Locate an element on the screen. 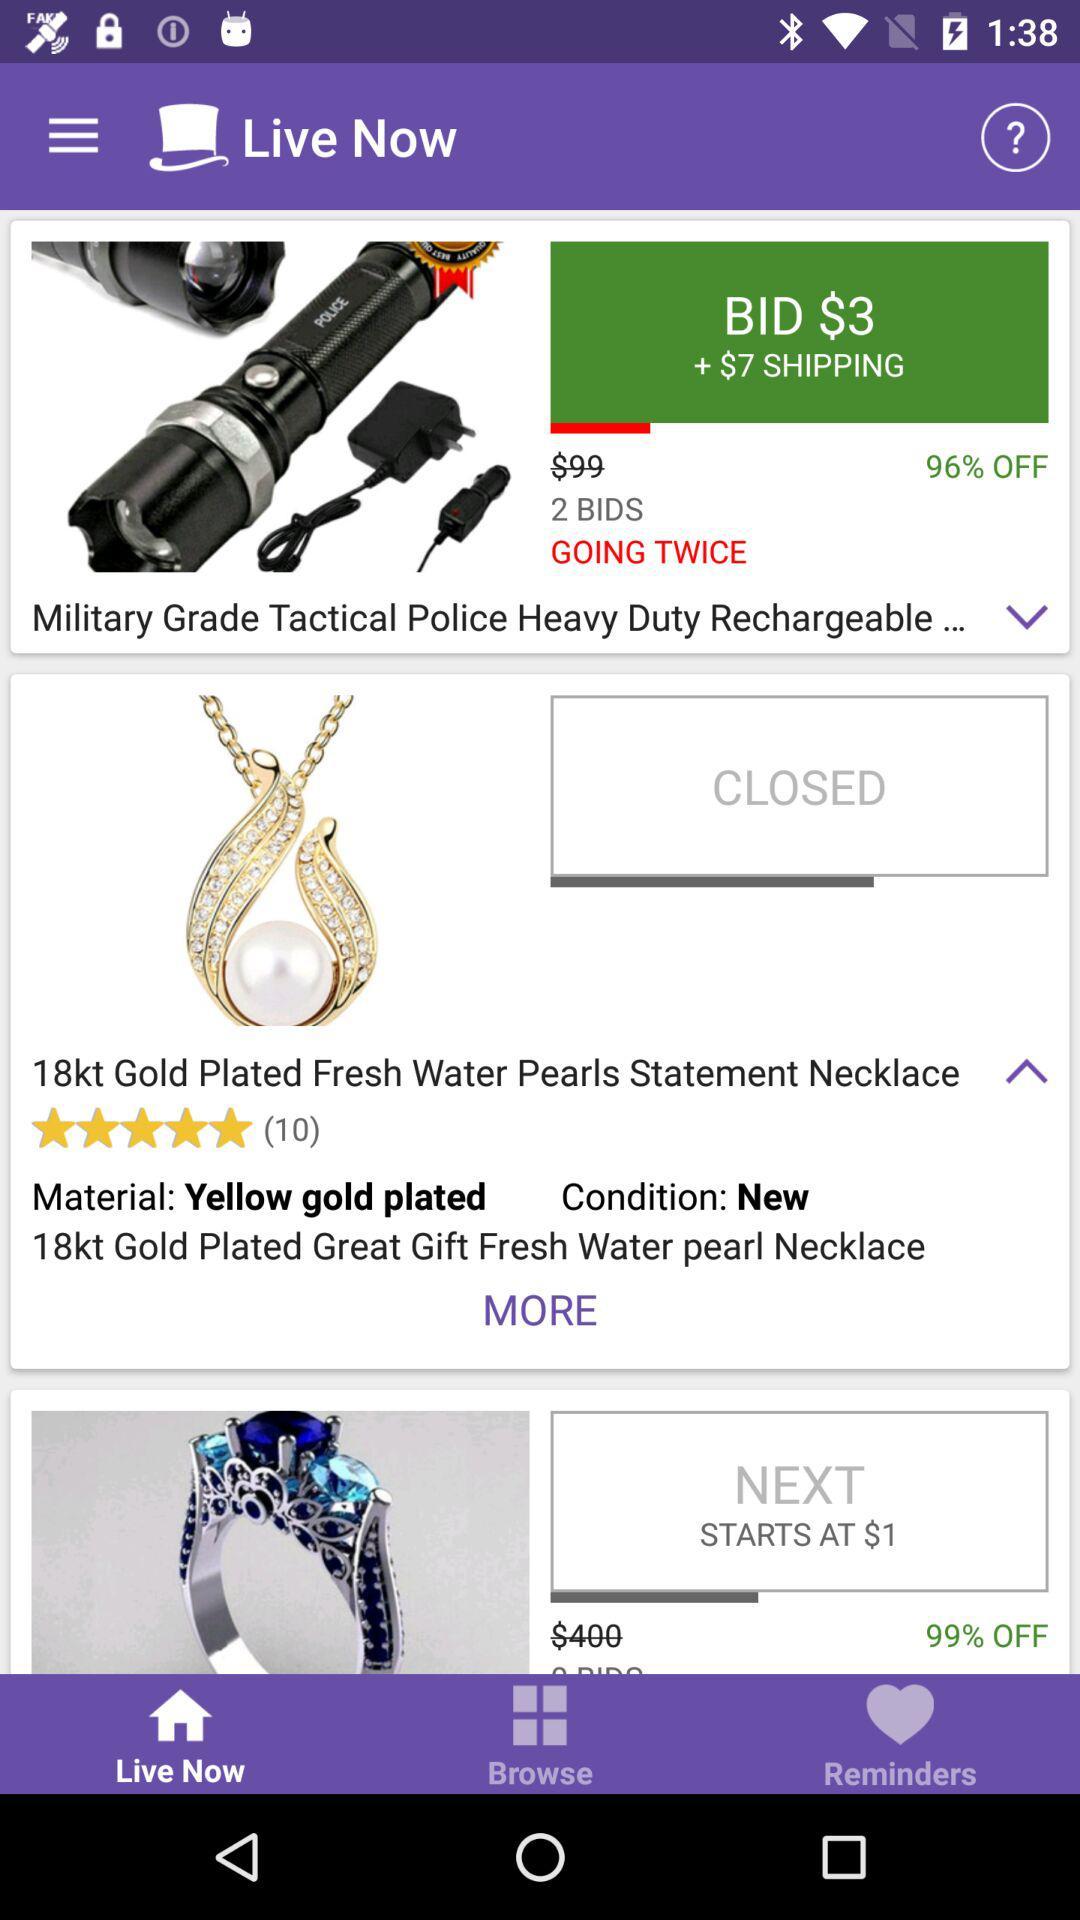 The image size is (1080, 1920). this item is located at coordinates (280, 1541).